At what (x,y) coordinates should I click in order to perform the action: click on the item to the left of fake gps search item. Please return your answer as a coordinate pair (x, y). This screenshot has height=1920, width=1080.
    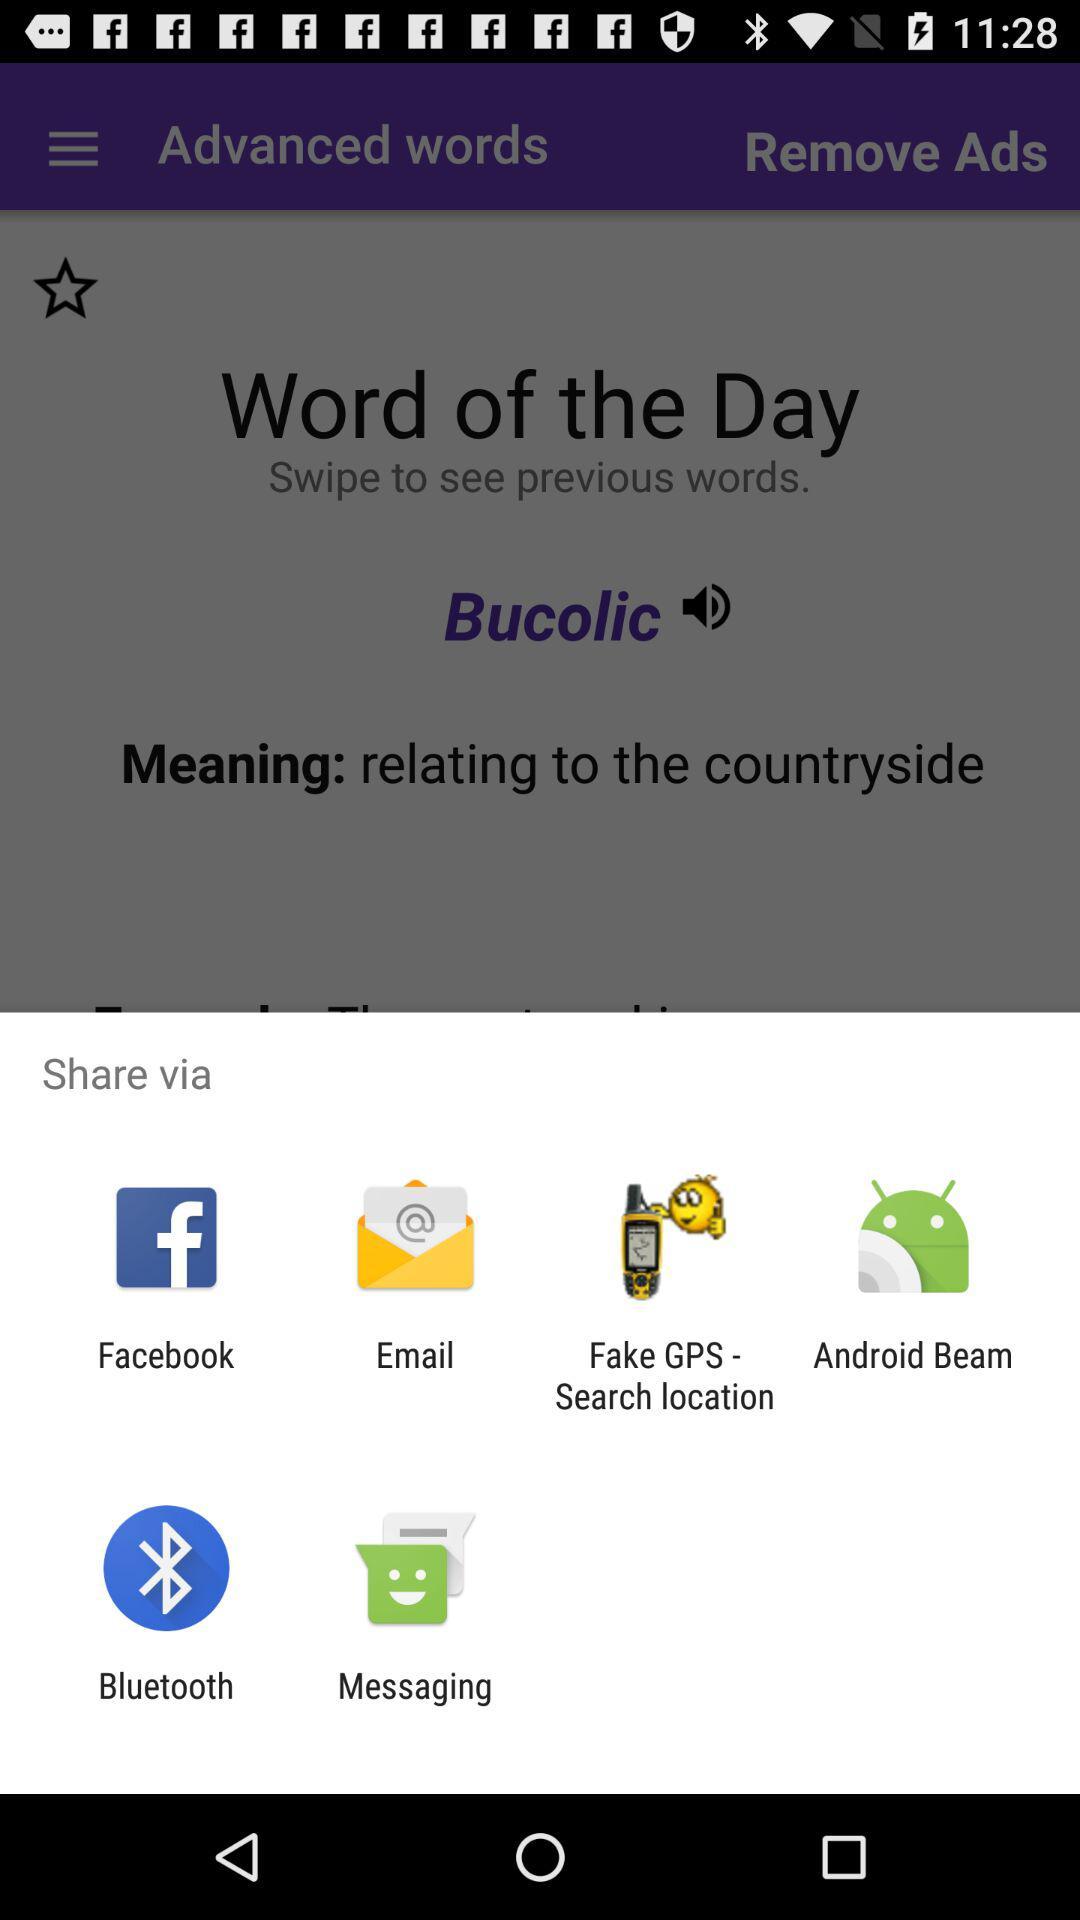
    Looking at the image, I should click on (414, 1374).